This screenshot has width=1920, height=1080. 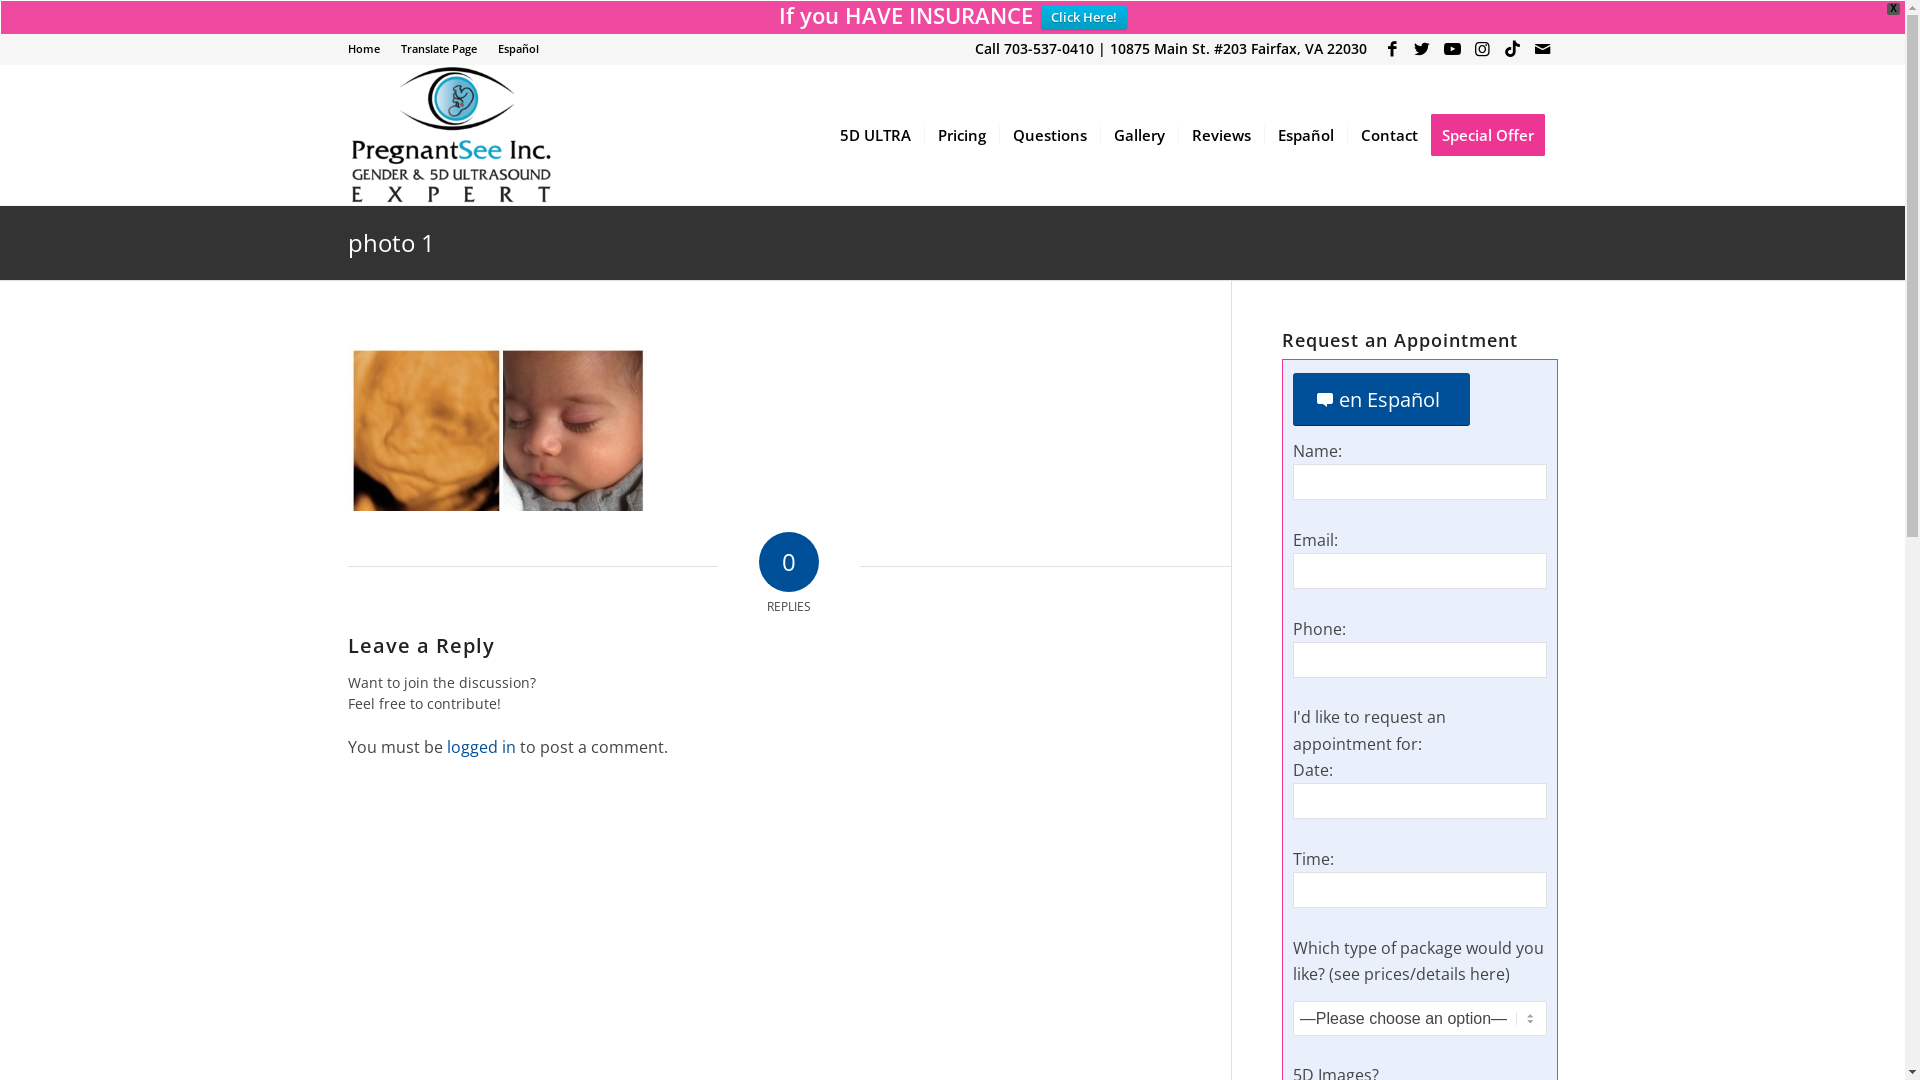 What do you see at coordinates (1033, 47) in the screenshot?
I see `'Call 703-537-0410'` at bounding box center [1033, 47].